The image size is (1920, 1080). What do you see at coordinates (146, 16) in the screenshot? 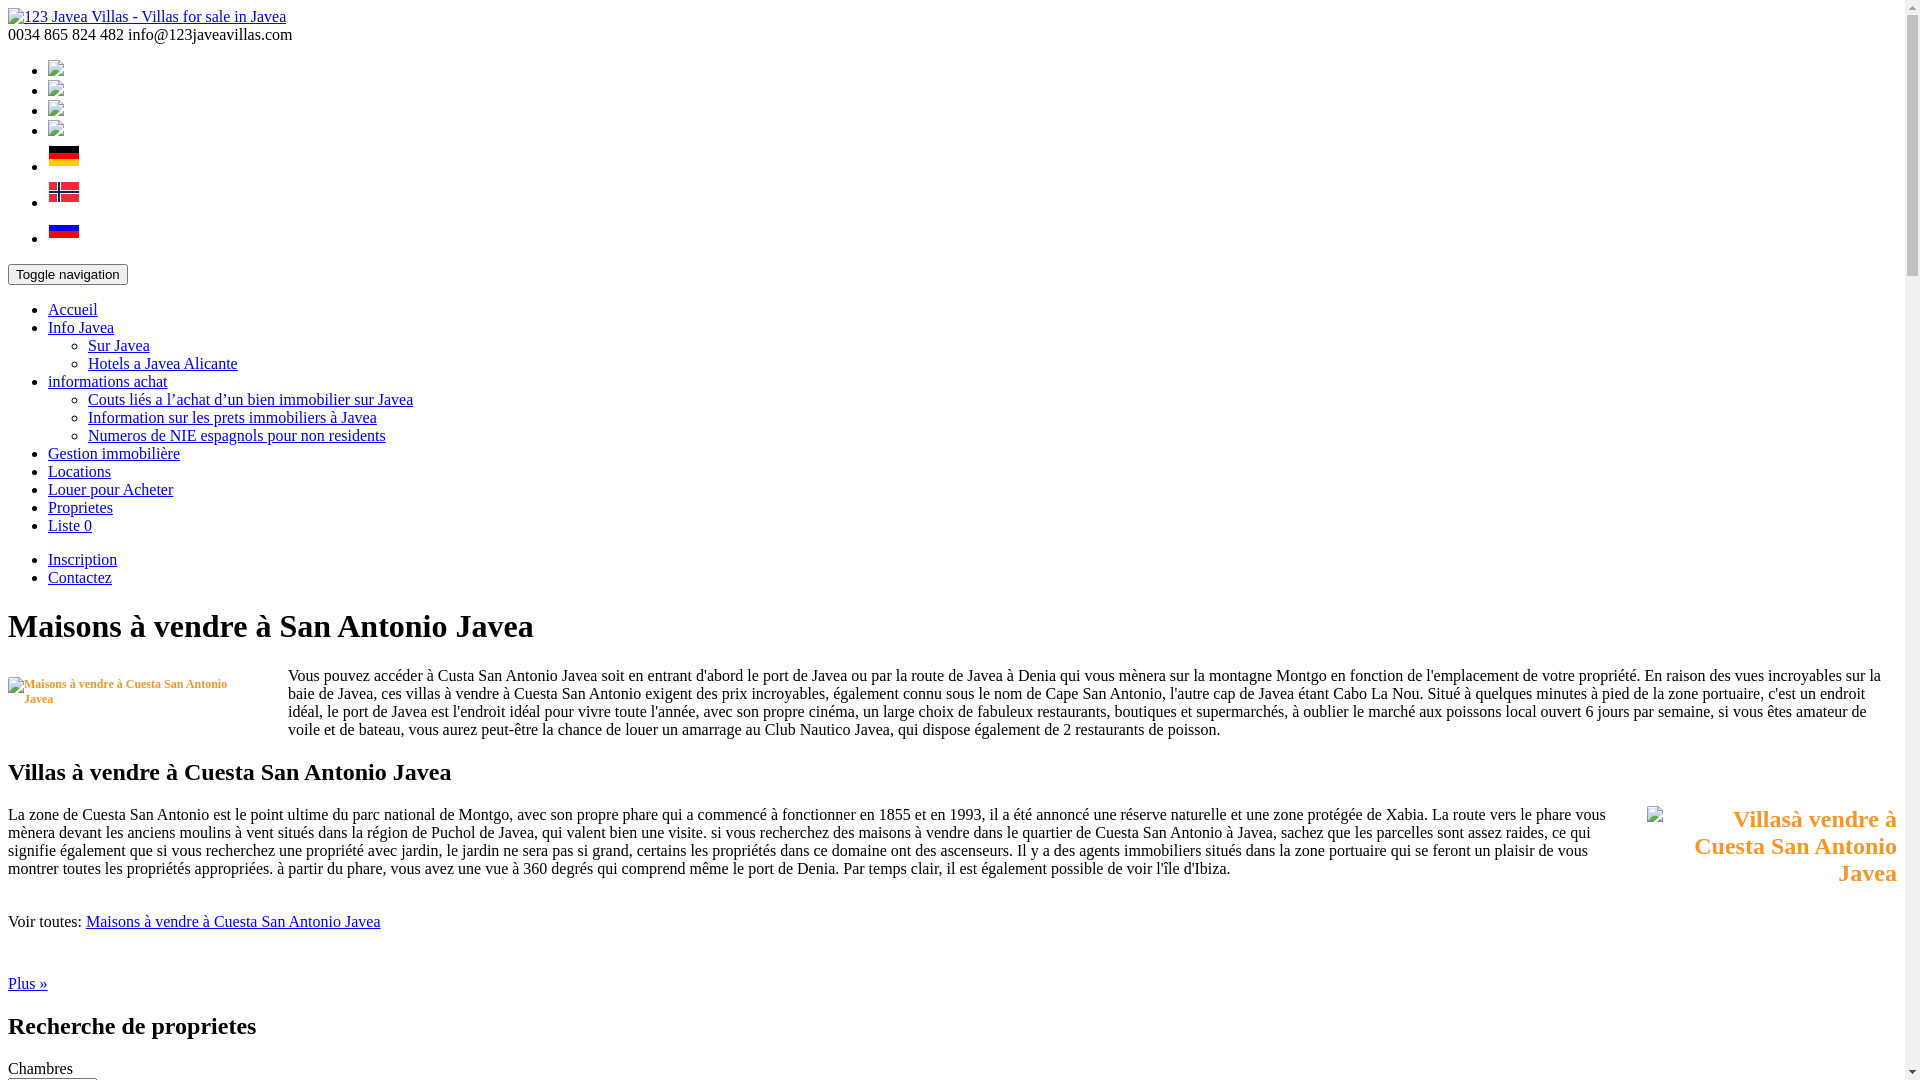
I see `'123 Javea Villas - Villas for sale in Javea'` at bounding box center [146, 16].